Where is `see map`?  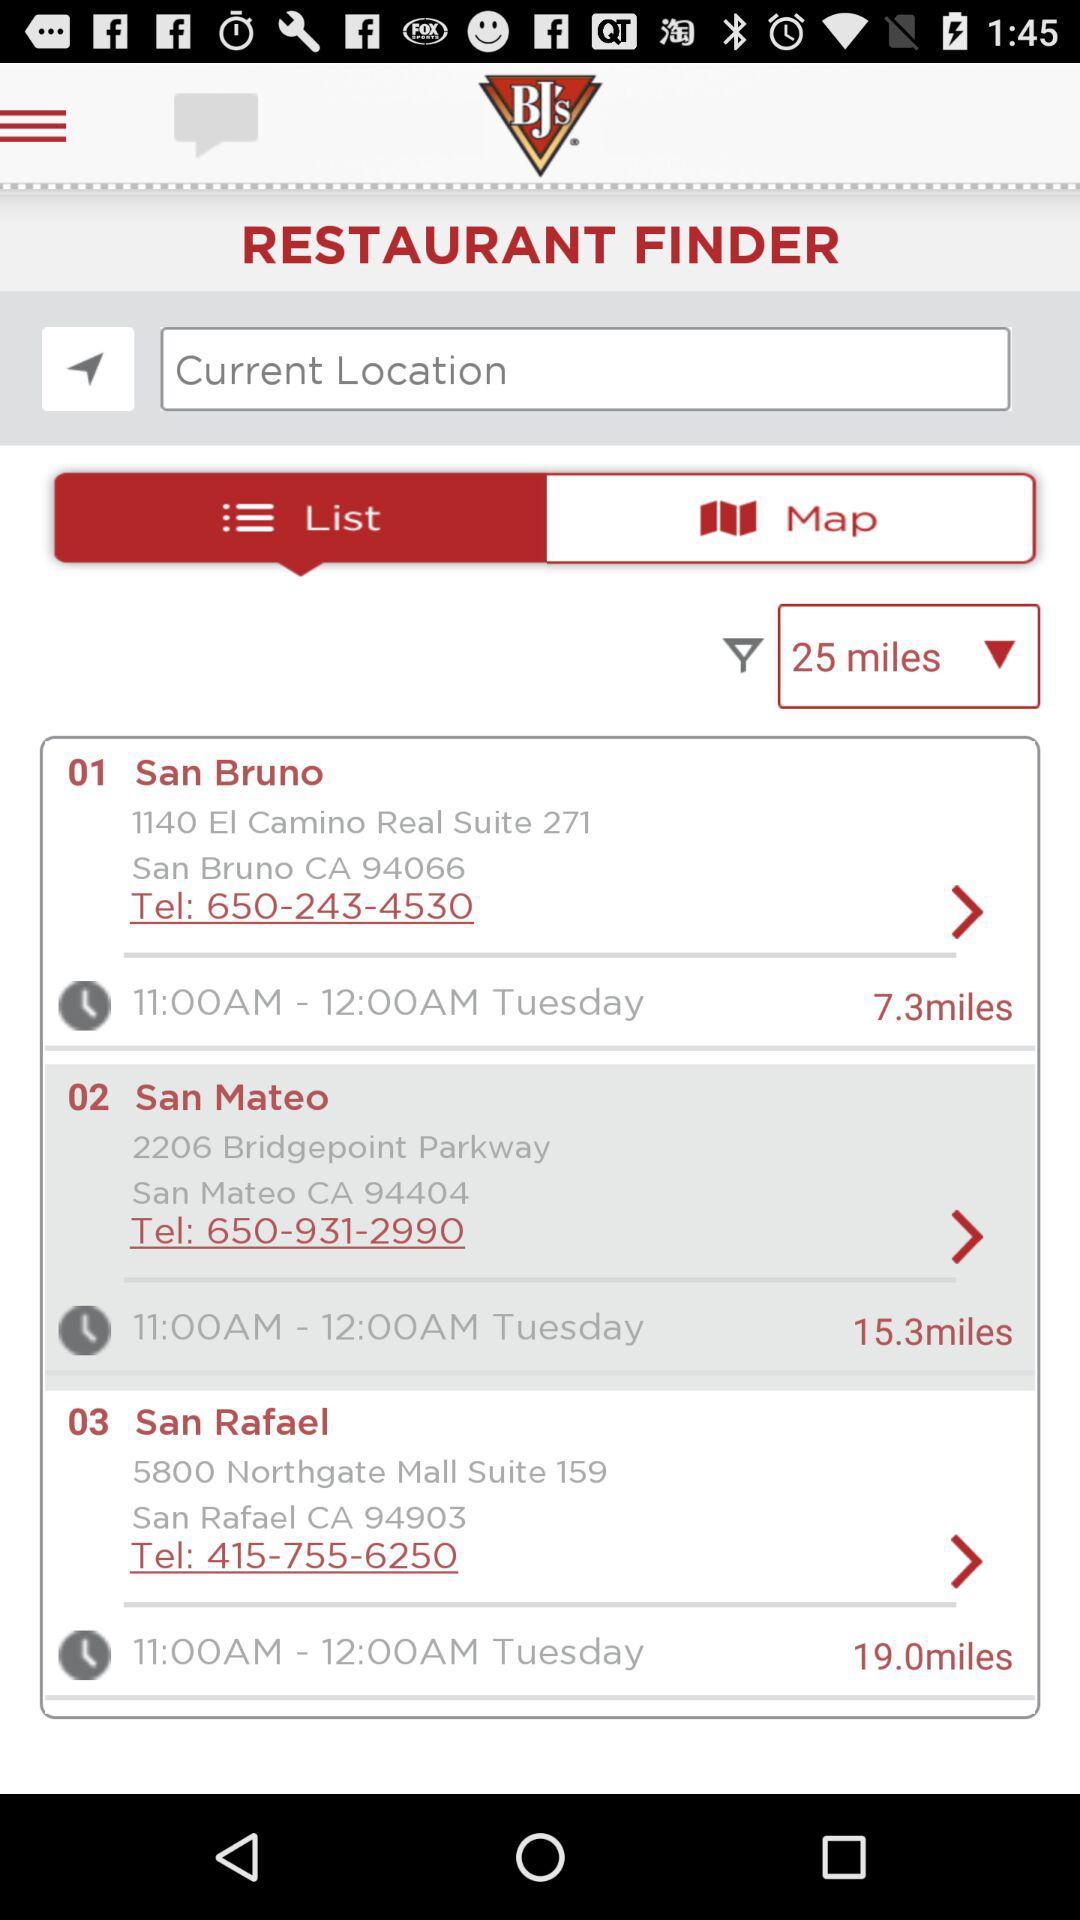
see map is located at coordinates (799, 518).